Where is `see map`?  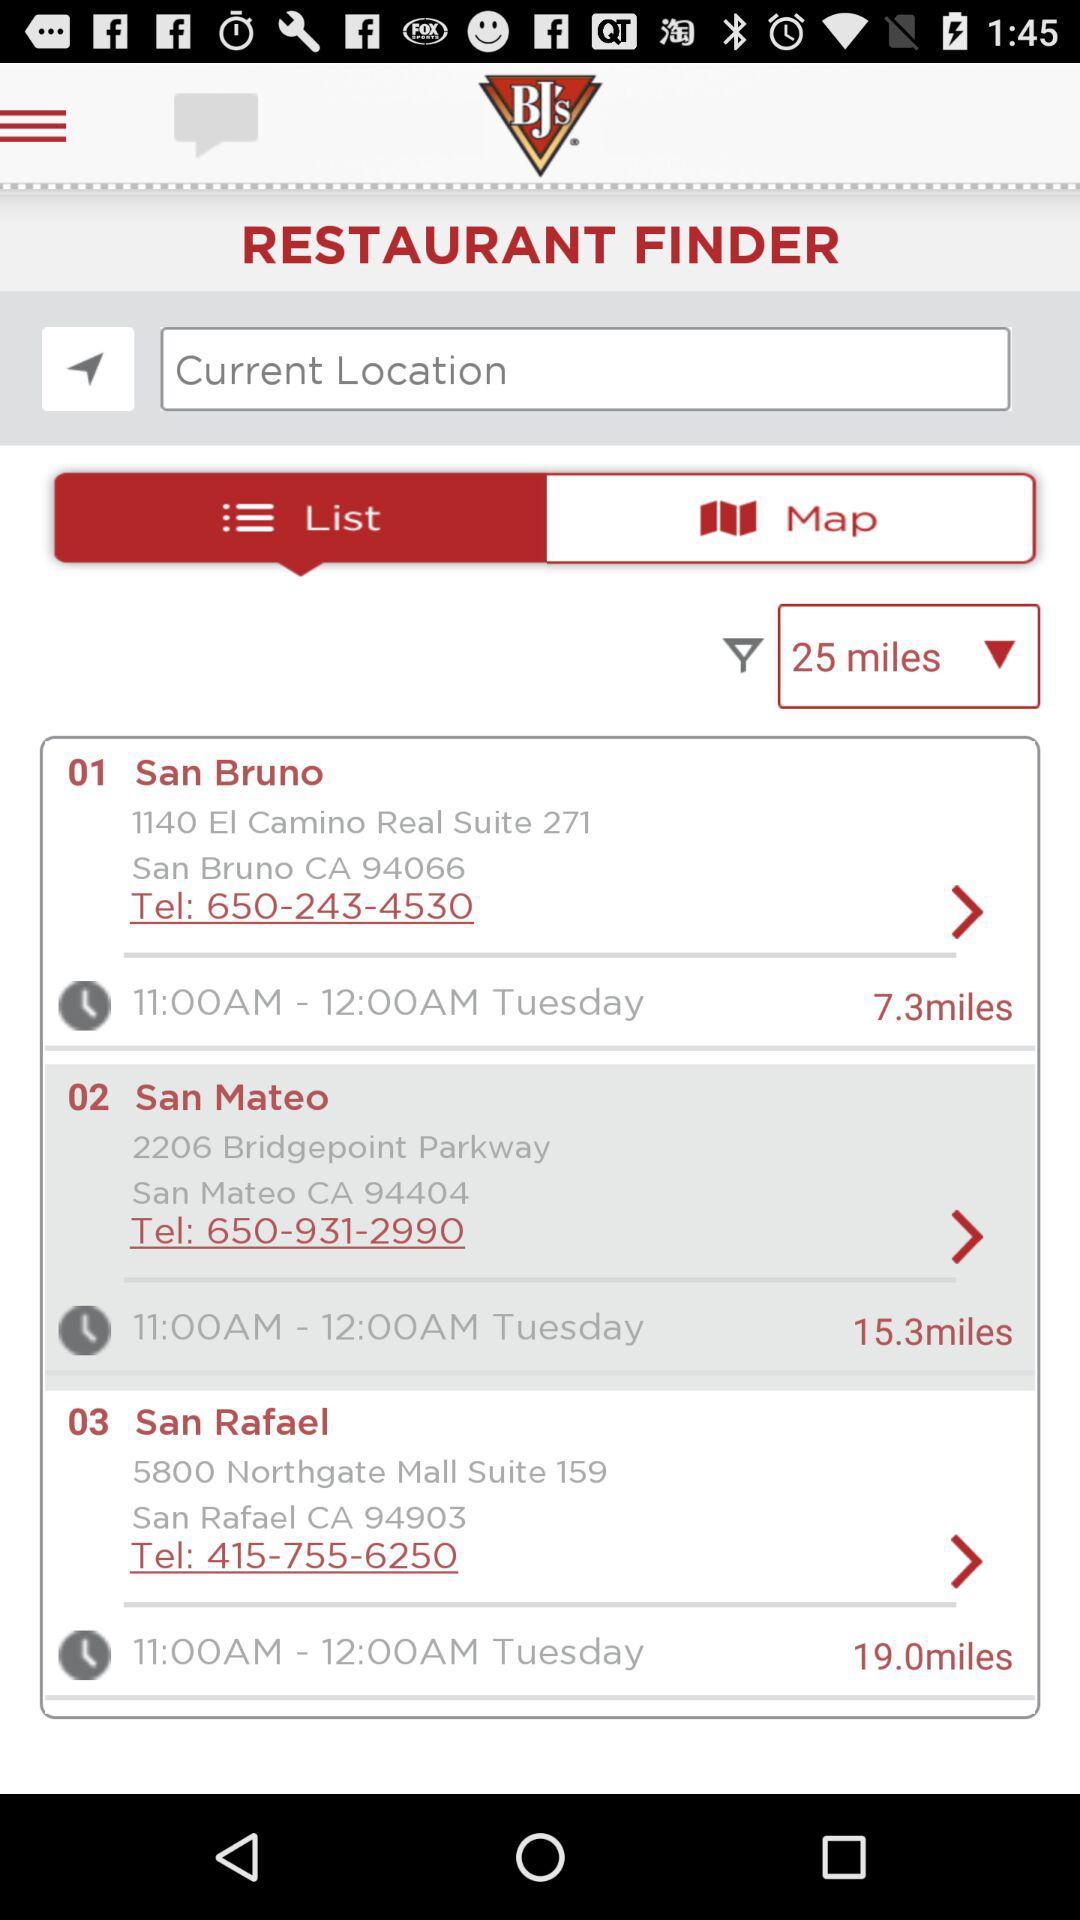
see map is located at coordinates (799, 518).